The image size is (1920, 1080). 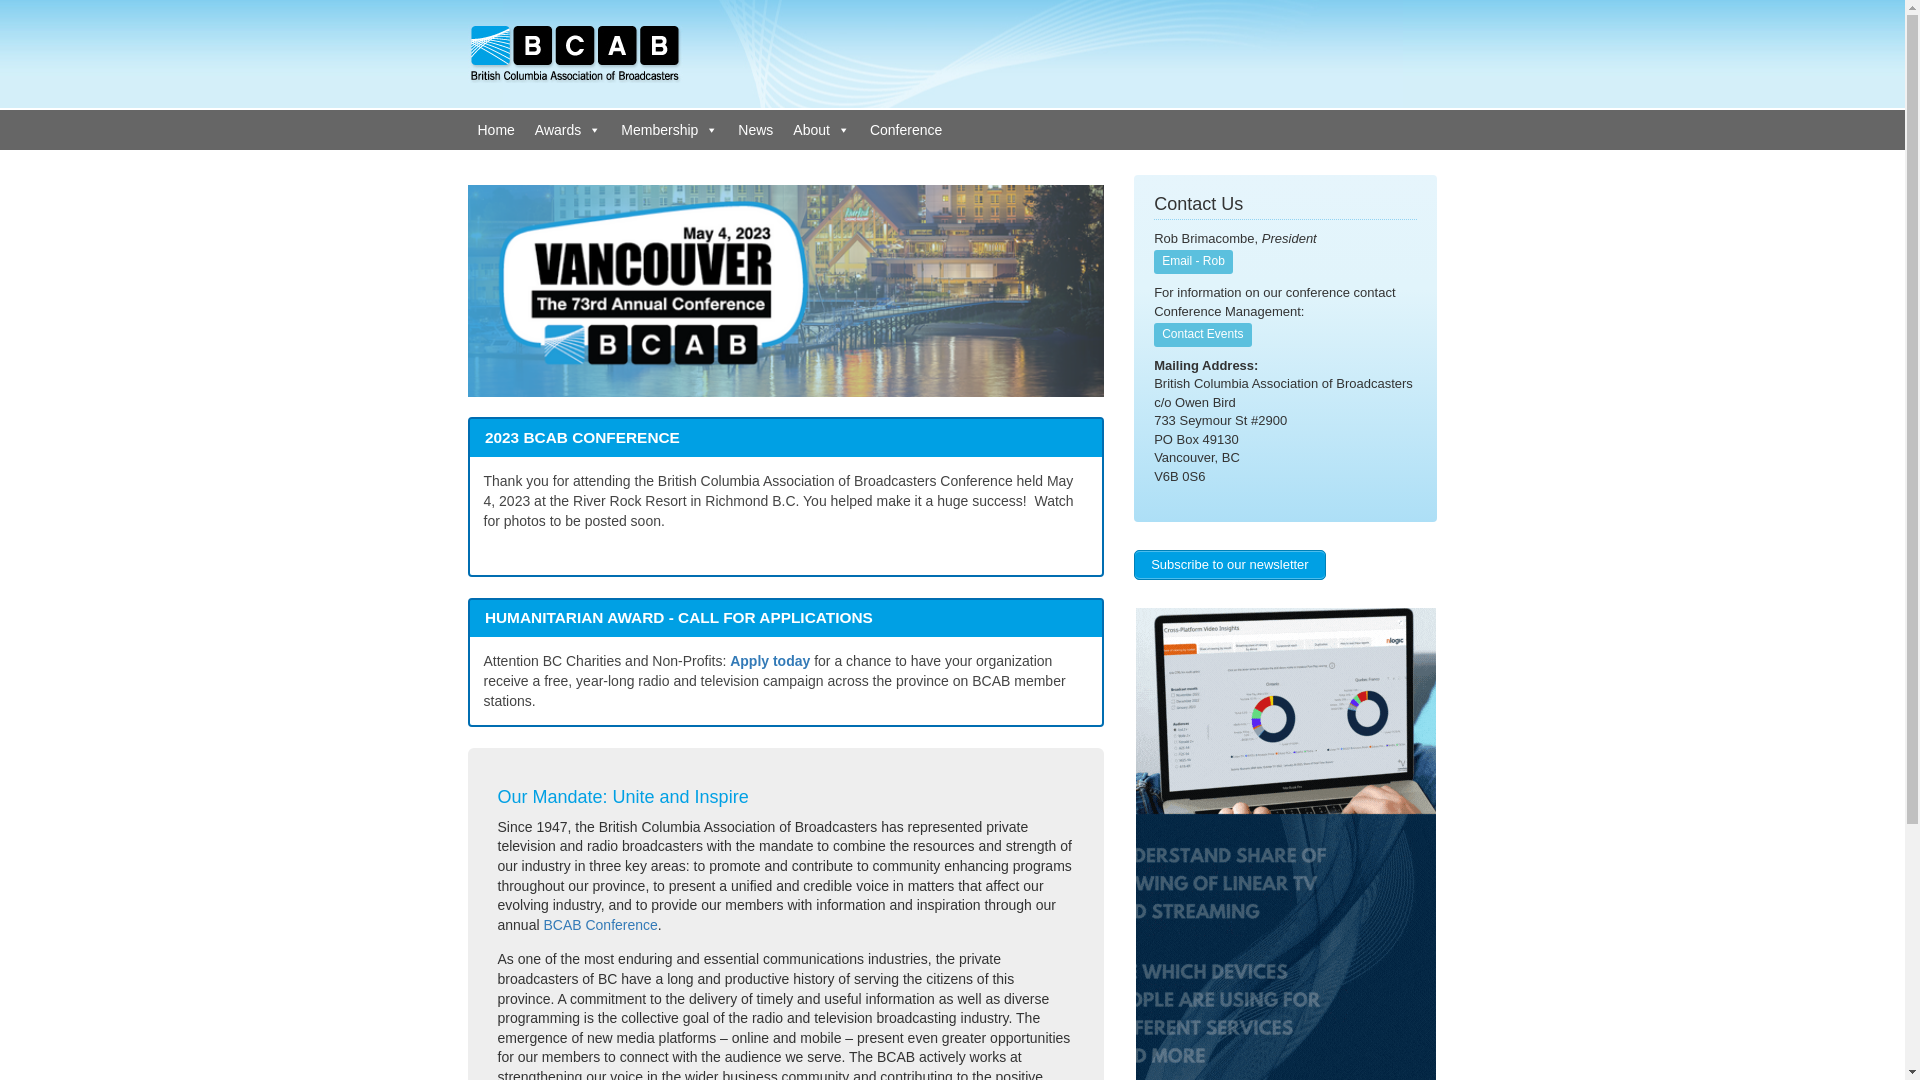 I want to click on 'Apply today', so click(x=728, y=660).